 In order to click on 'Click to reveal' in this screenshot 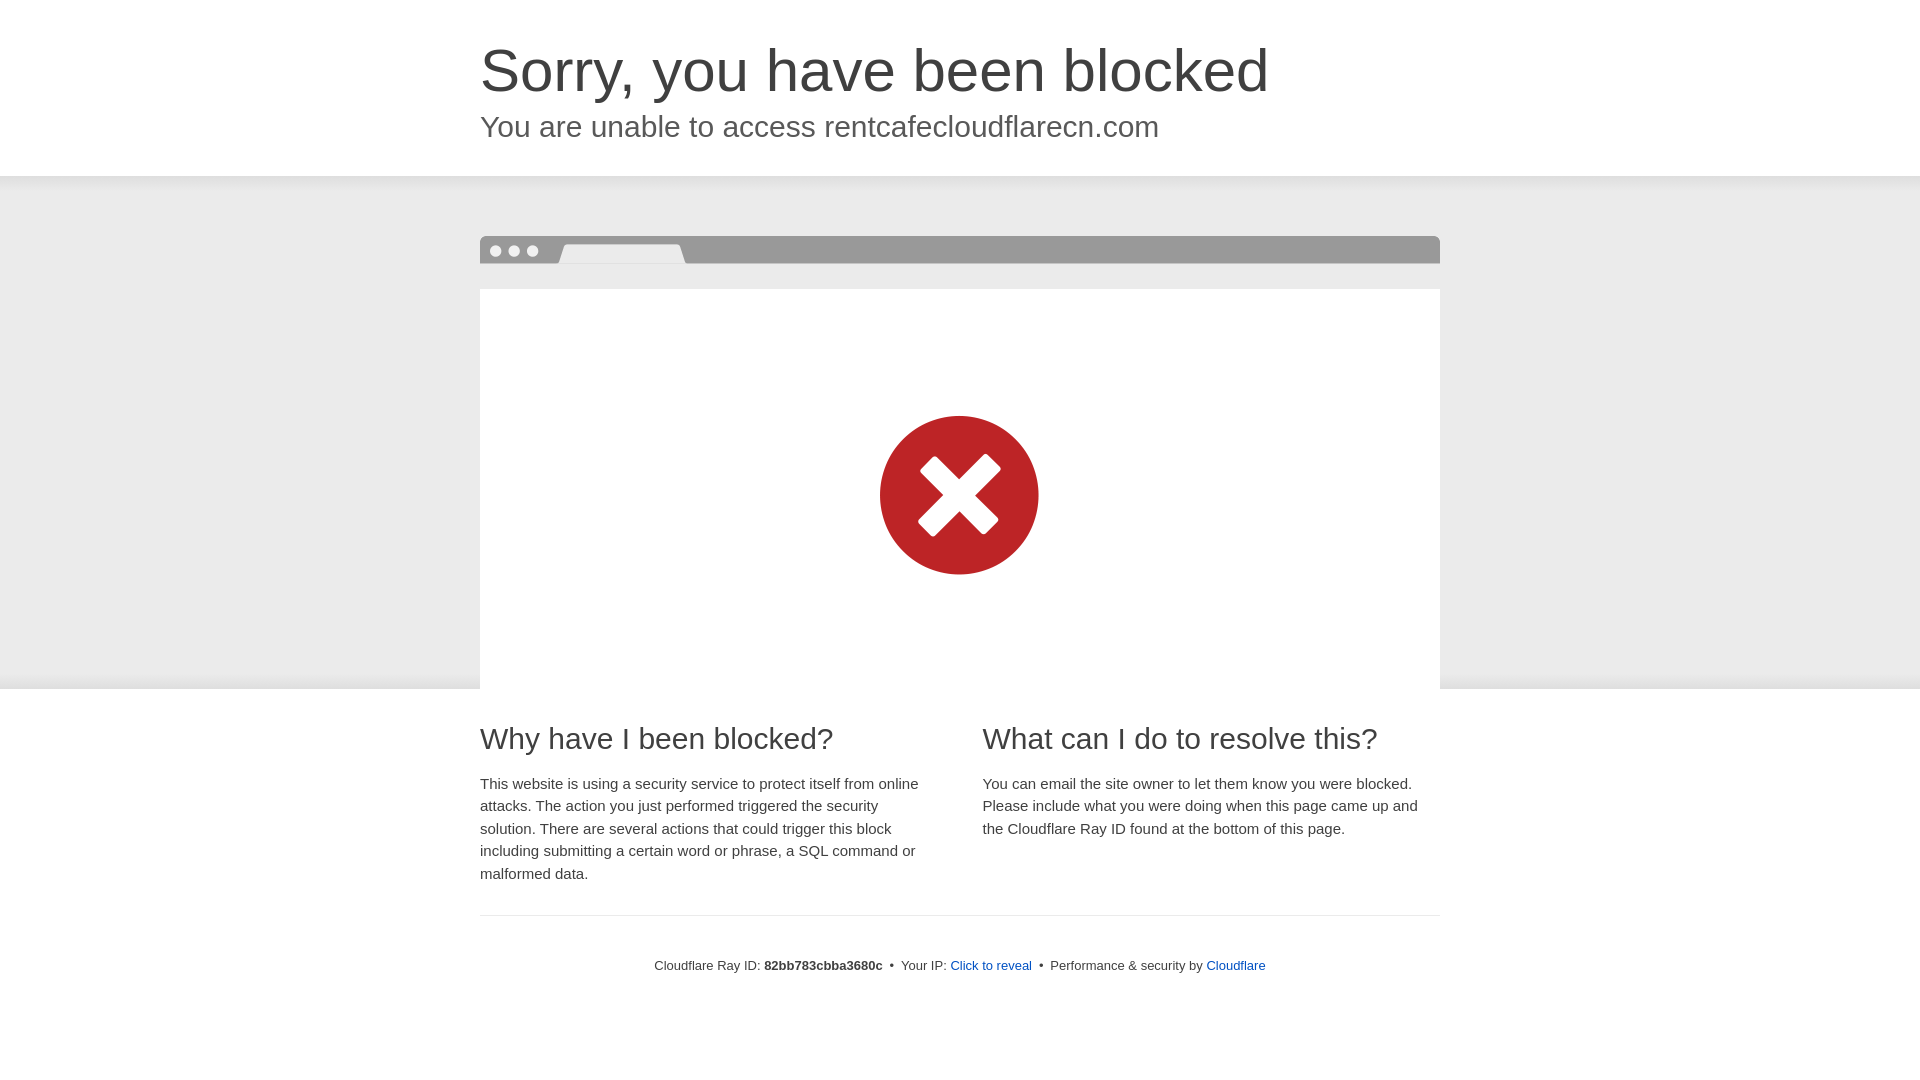, I will do `click(990, 964)`.